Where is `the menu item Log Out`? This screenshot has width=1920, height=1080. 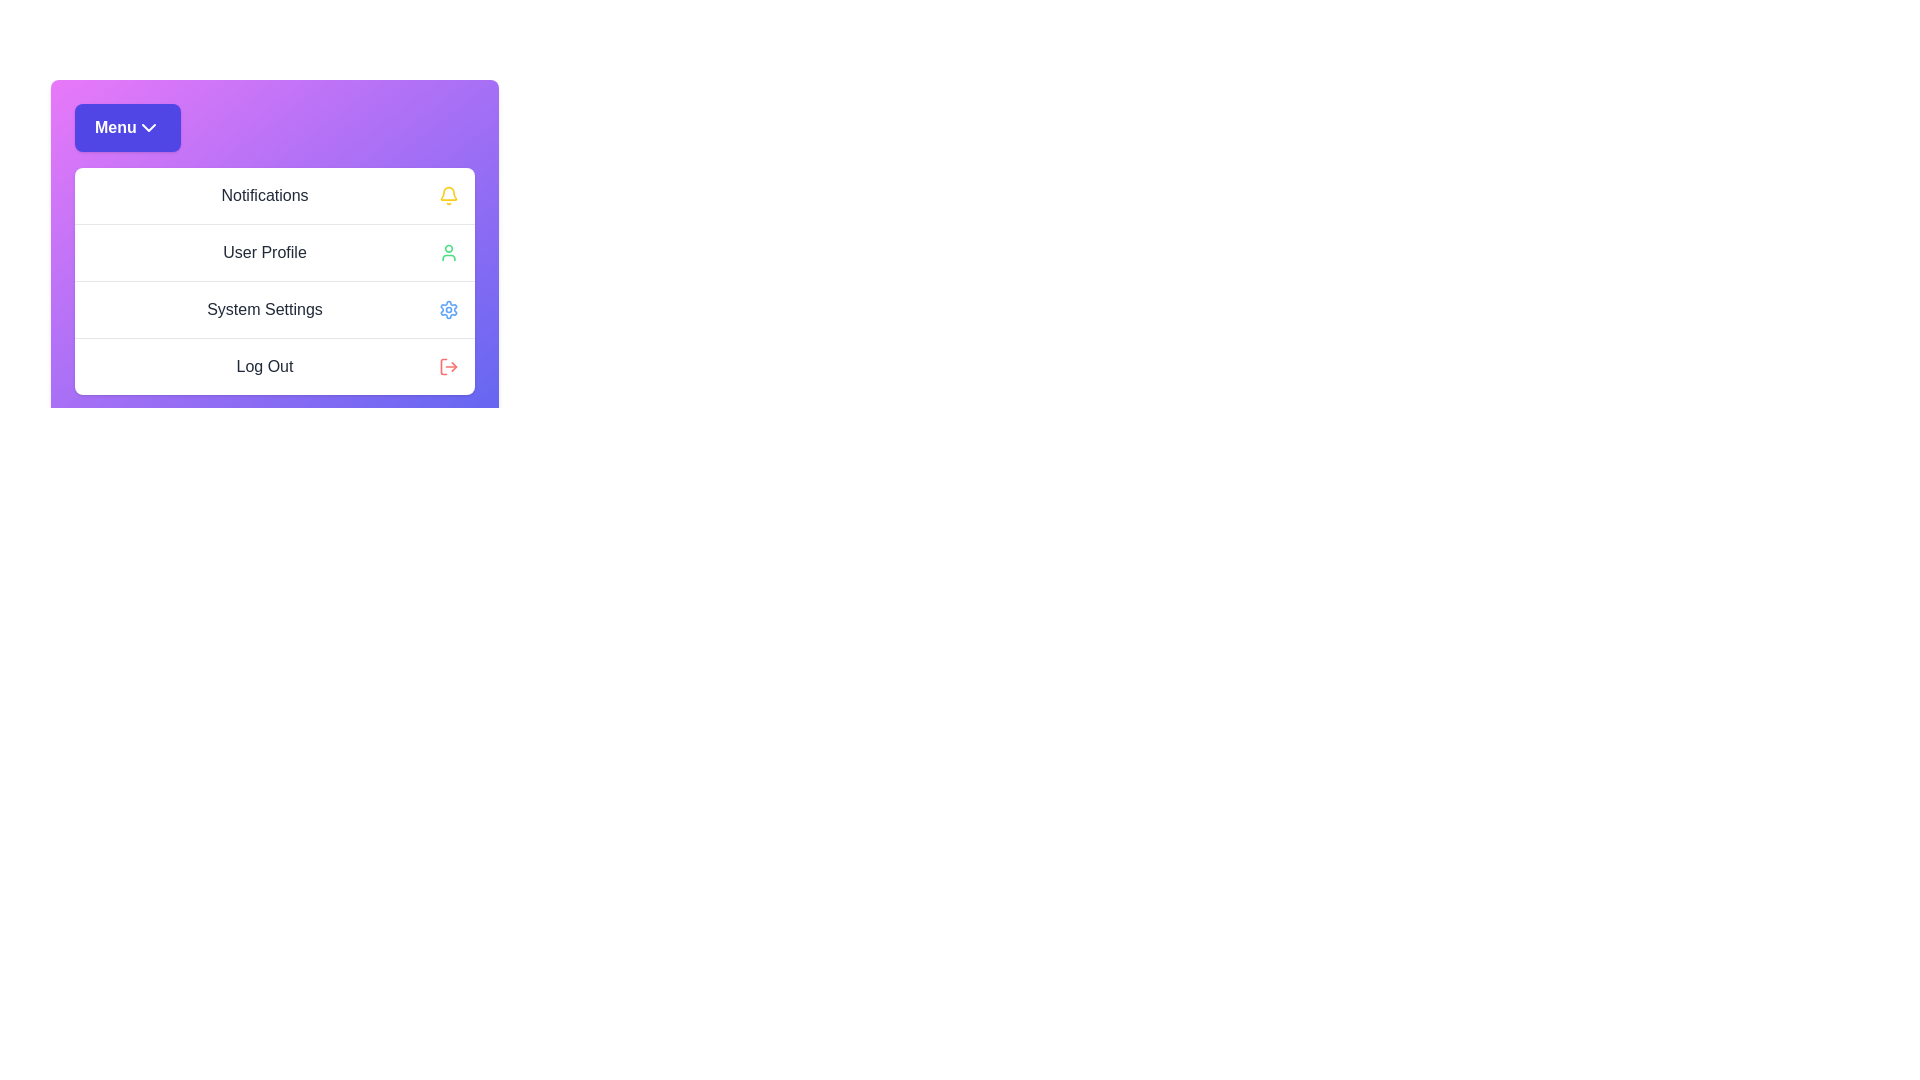
the menu item Log Out is located at coordinates (273, 366).